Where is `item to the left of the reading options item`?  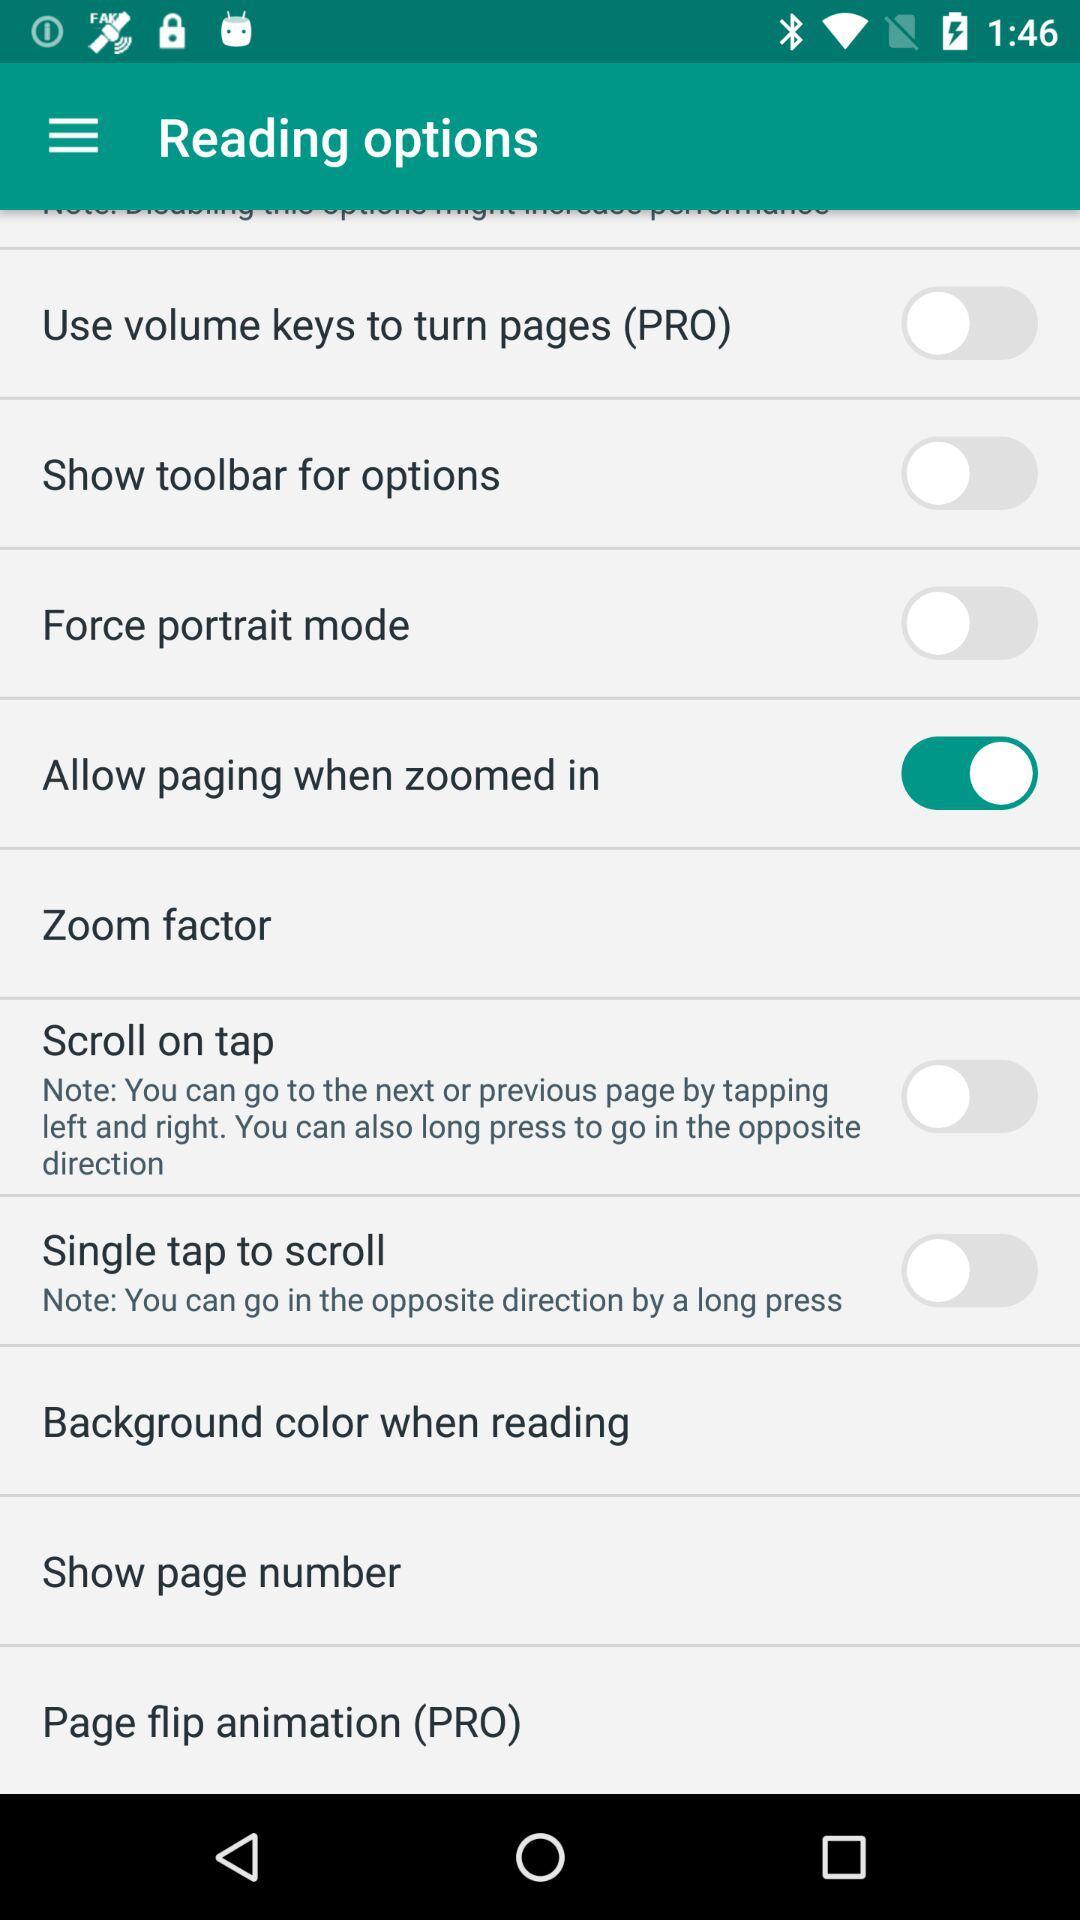
item to the left of the reading options item is located at coordinates (72, 135).